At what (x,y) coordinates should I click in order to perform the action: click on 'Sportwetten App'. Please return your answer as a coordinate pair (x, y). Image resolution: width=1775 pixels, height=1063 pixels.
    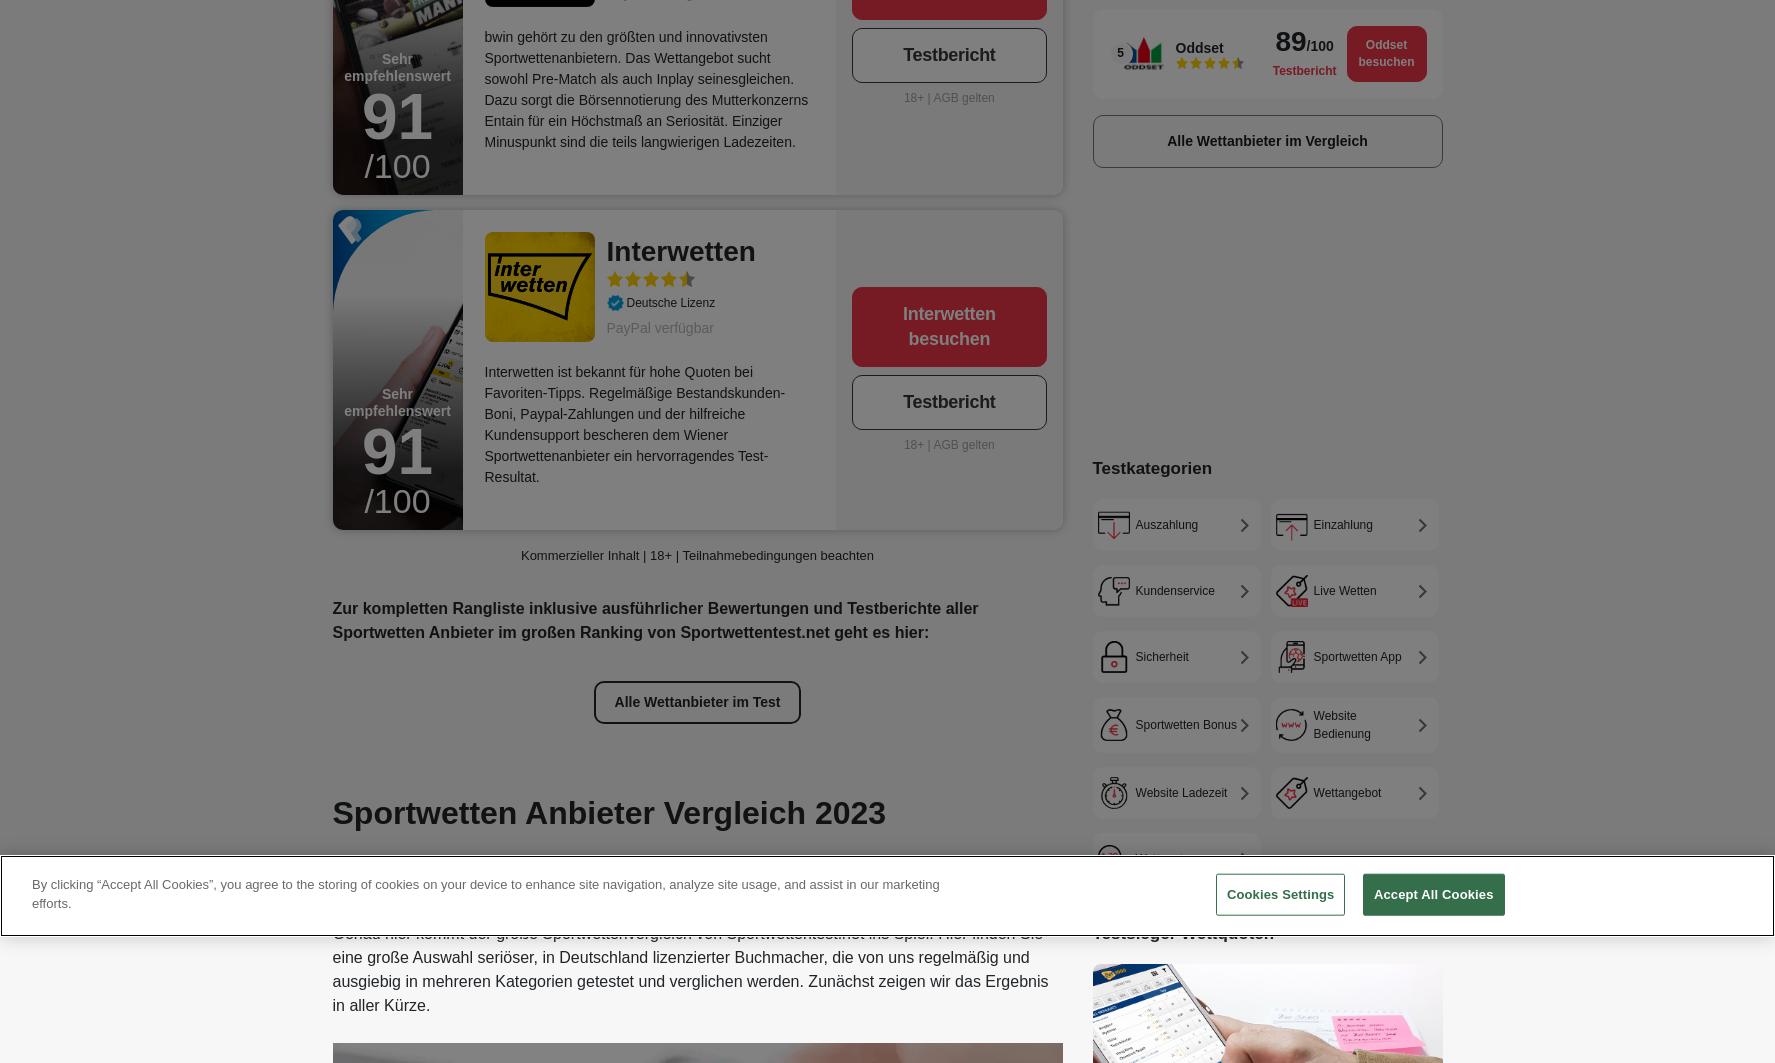
    Looking at the image, I should click on (1355, 654).